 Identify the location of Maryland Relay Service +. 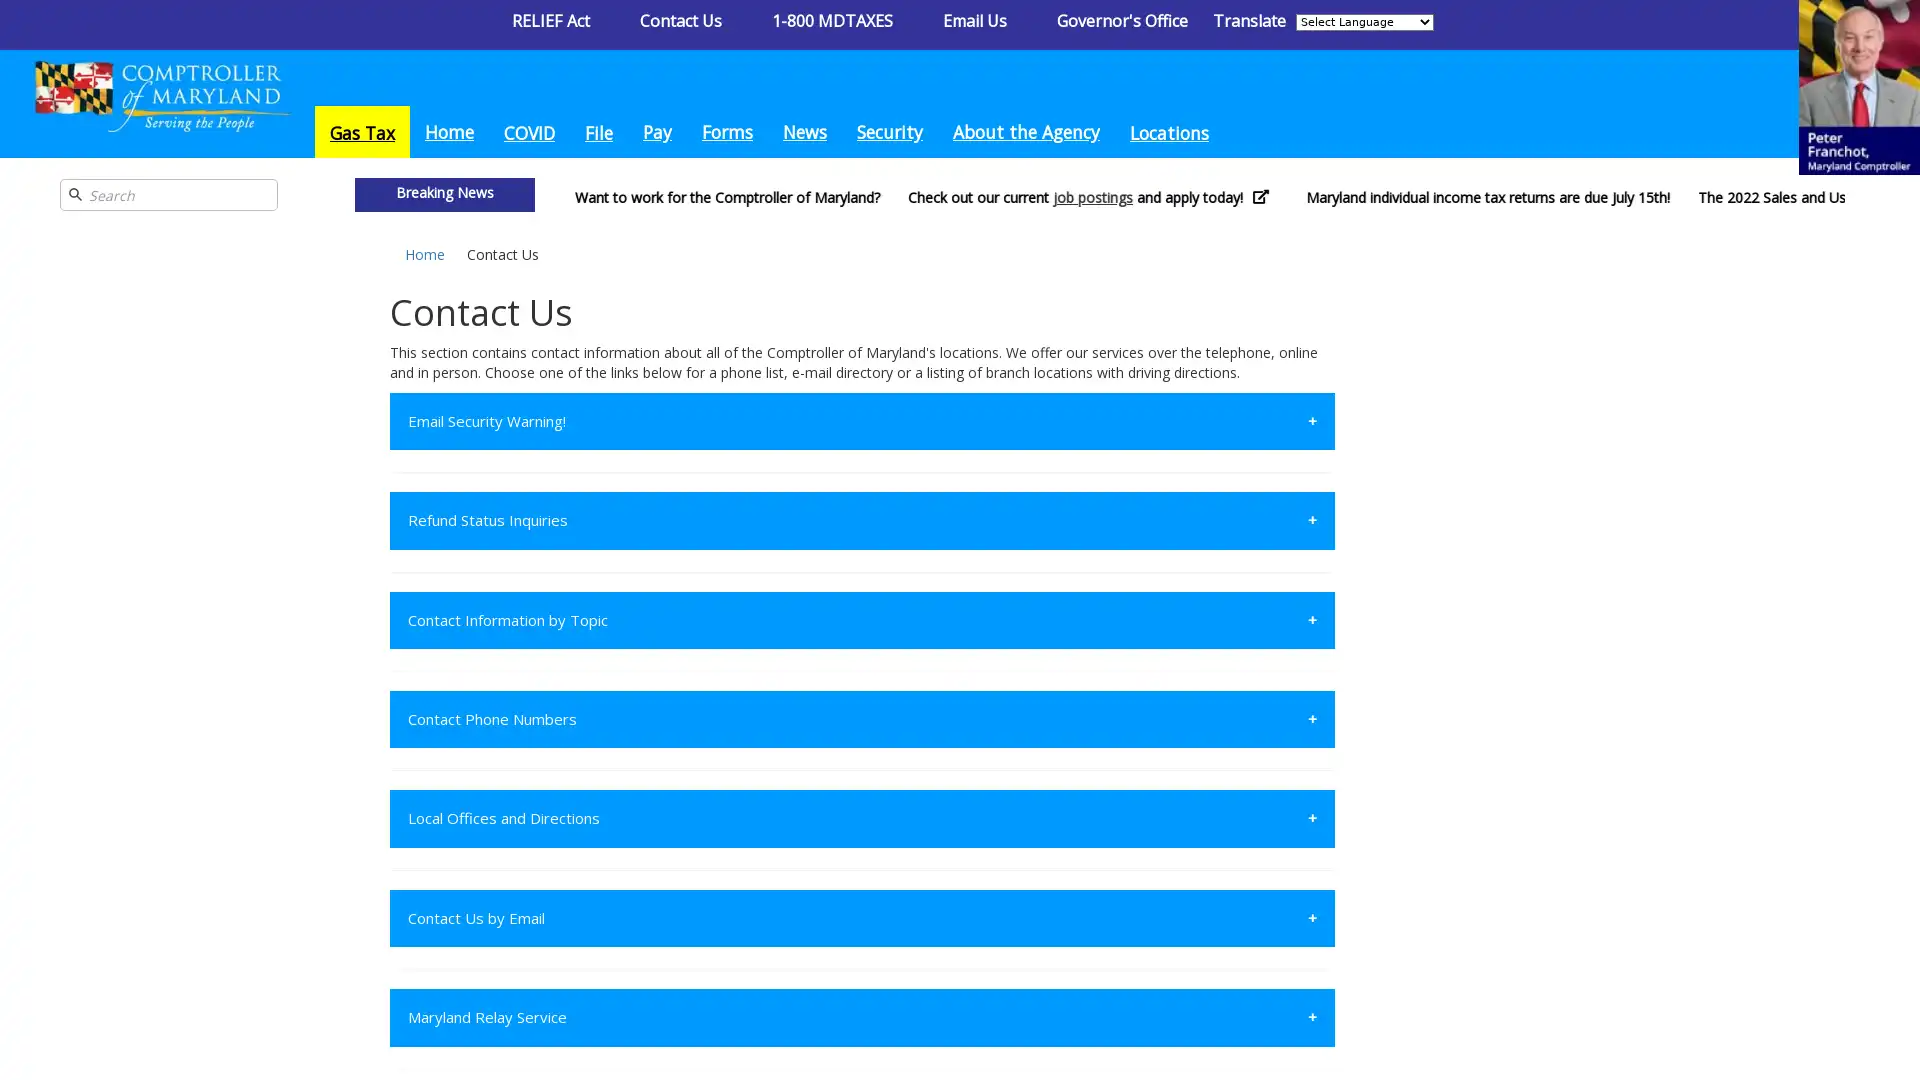
(862, 1017).